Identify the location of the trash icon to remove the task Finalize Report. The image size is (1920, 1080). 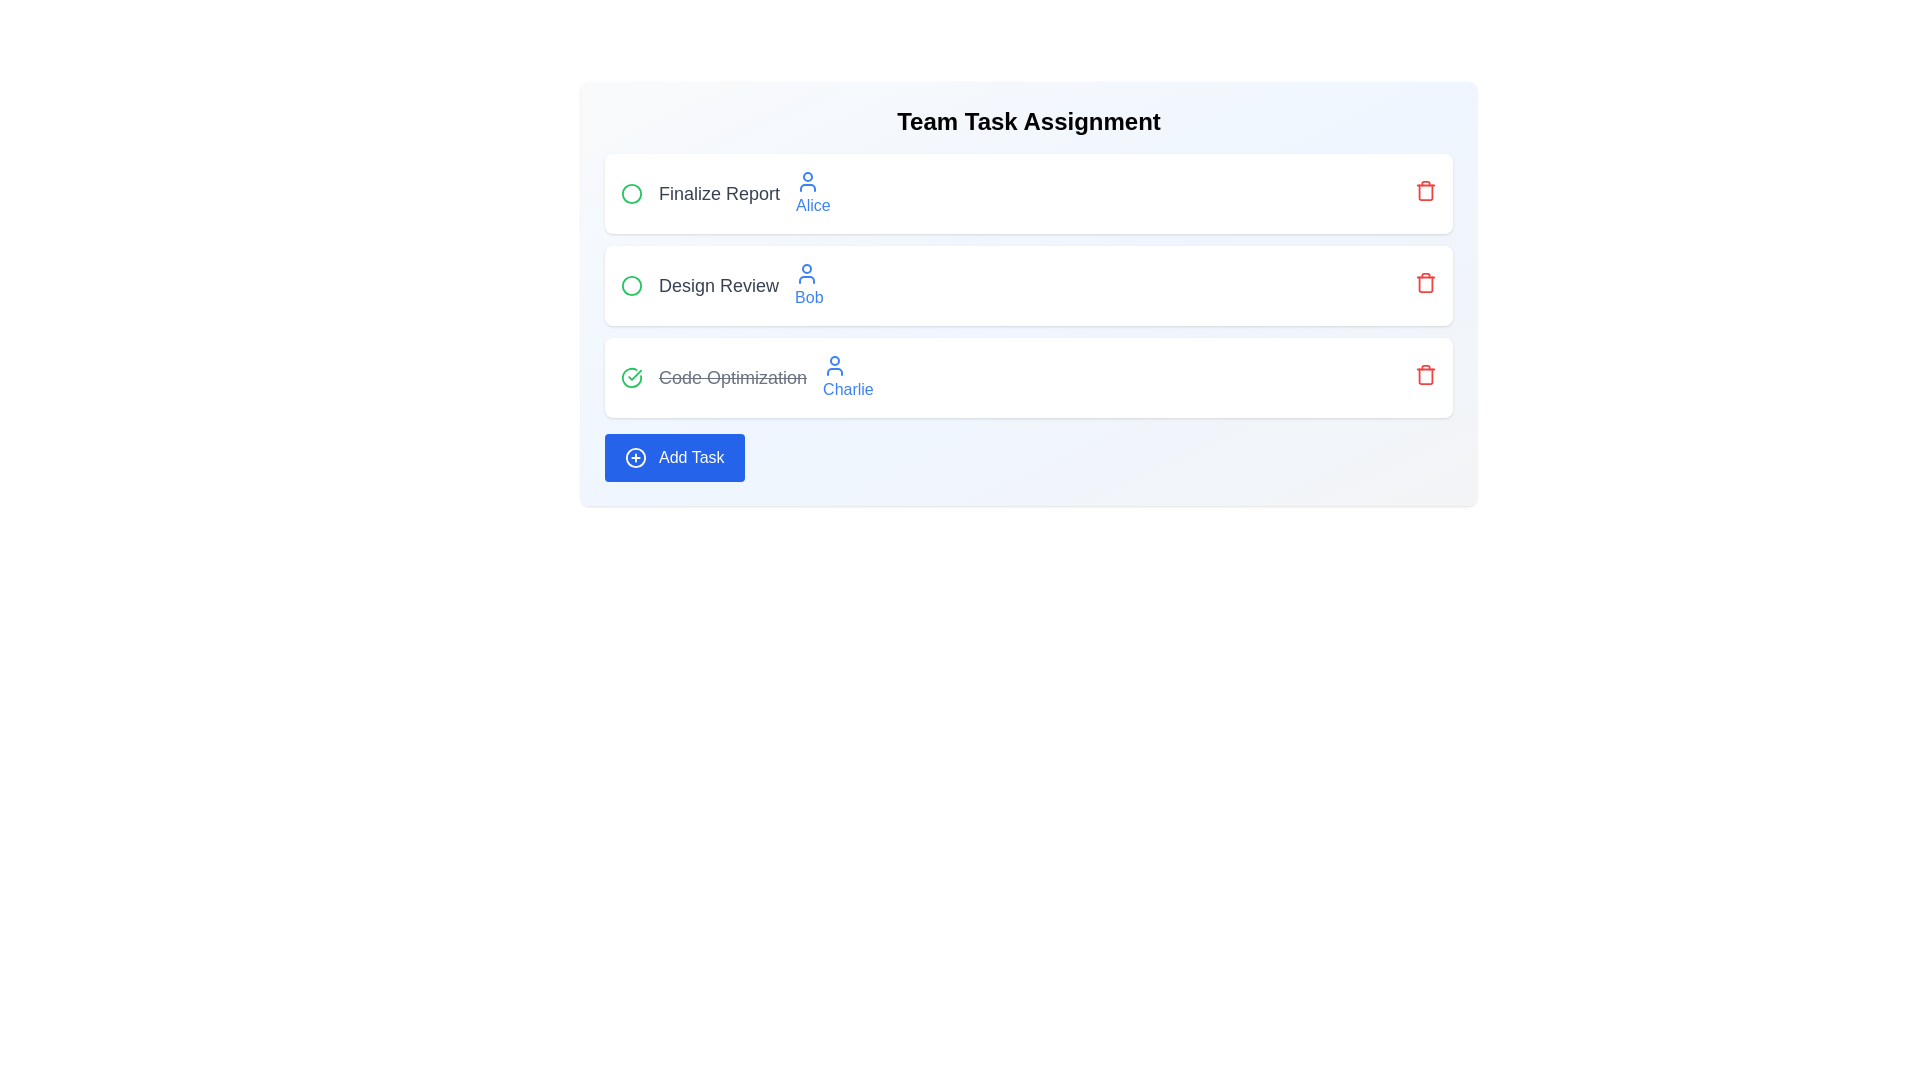
(1424, 190).